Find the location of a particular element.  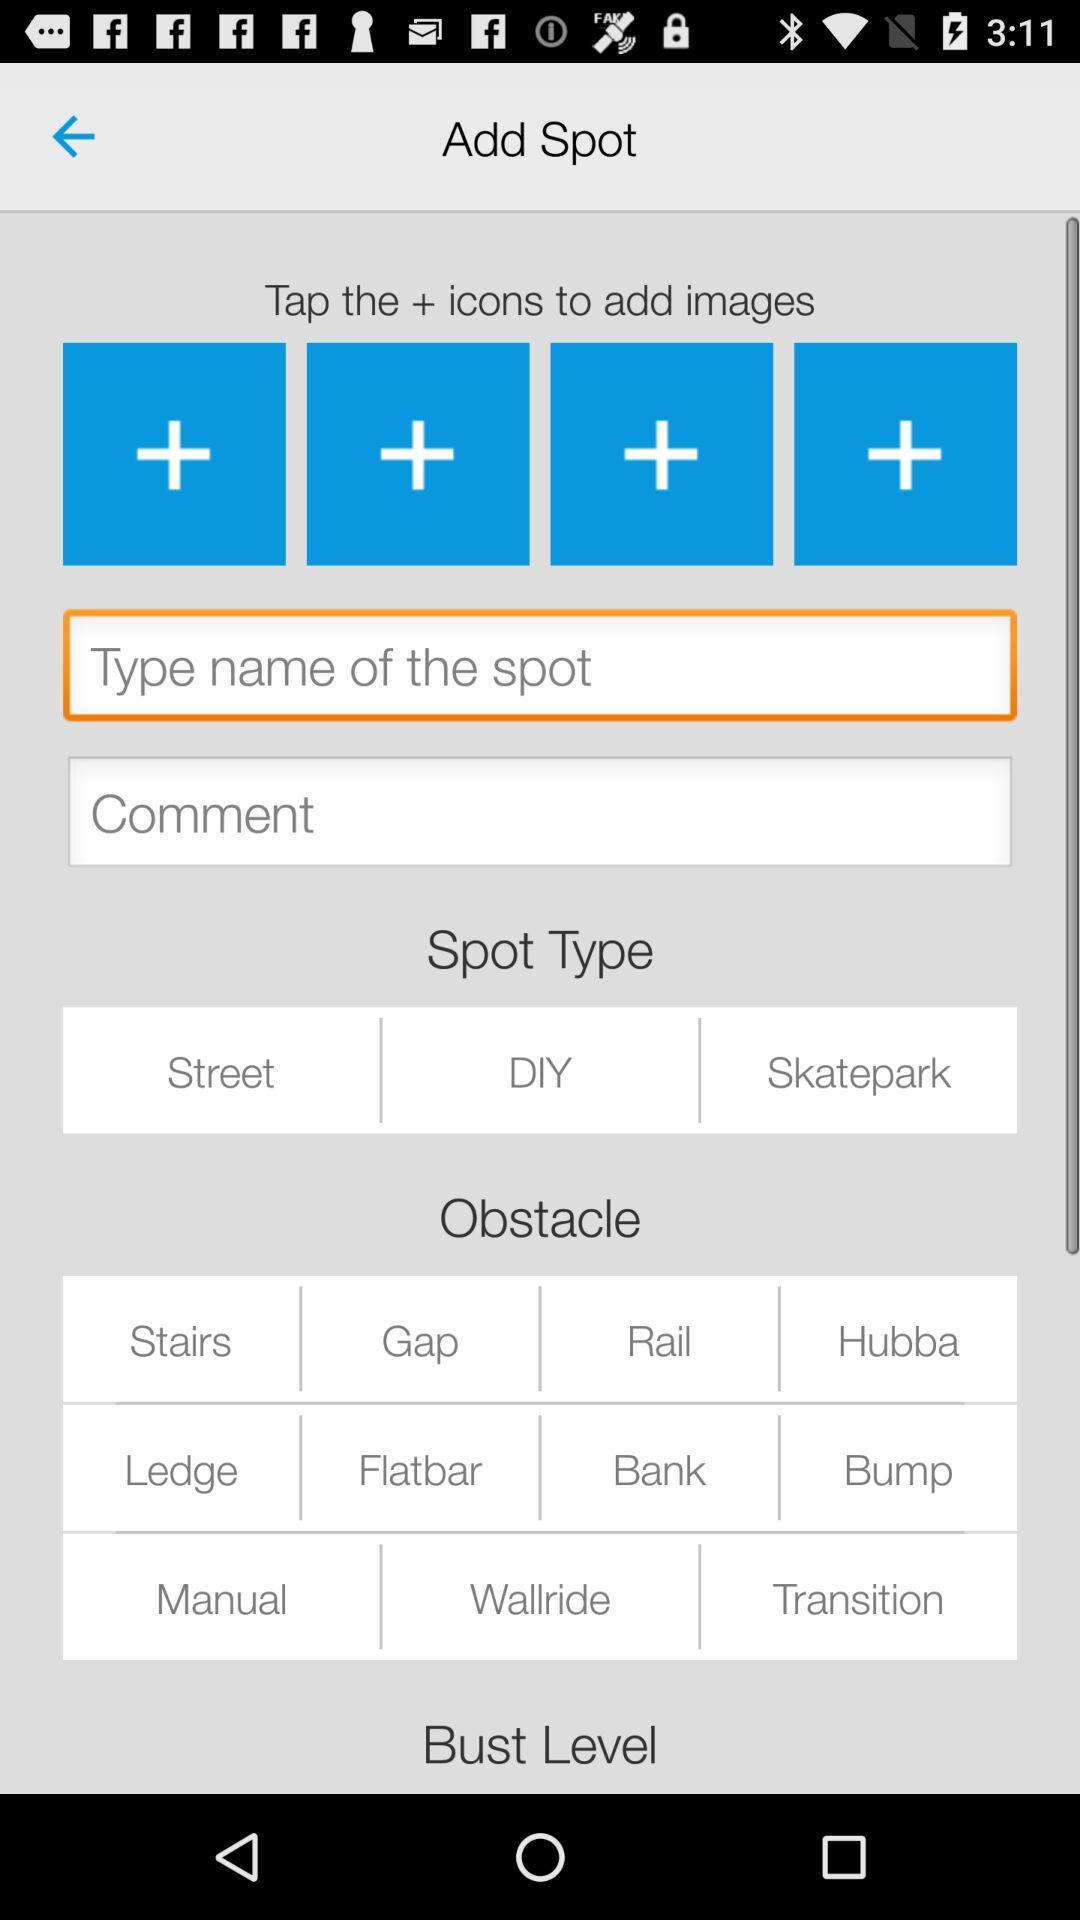

manual item is located at coordinates (221, 1595).